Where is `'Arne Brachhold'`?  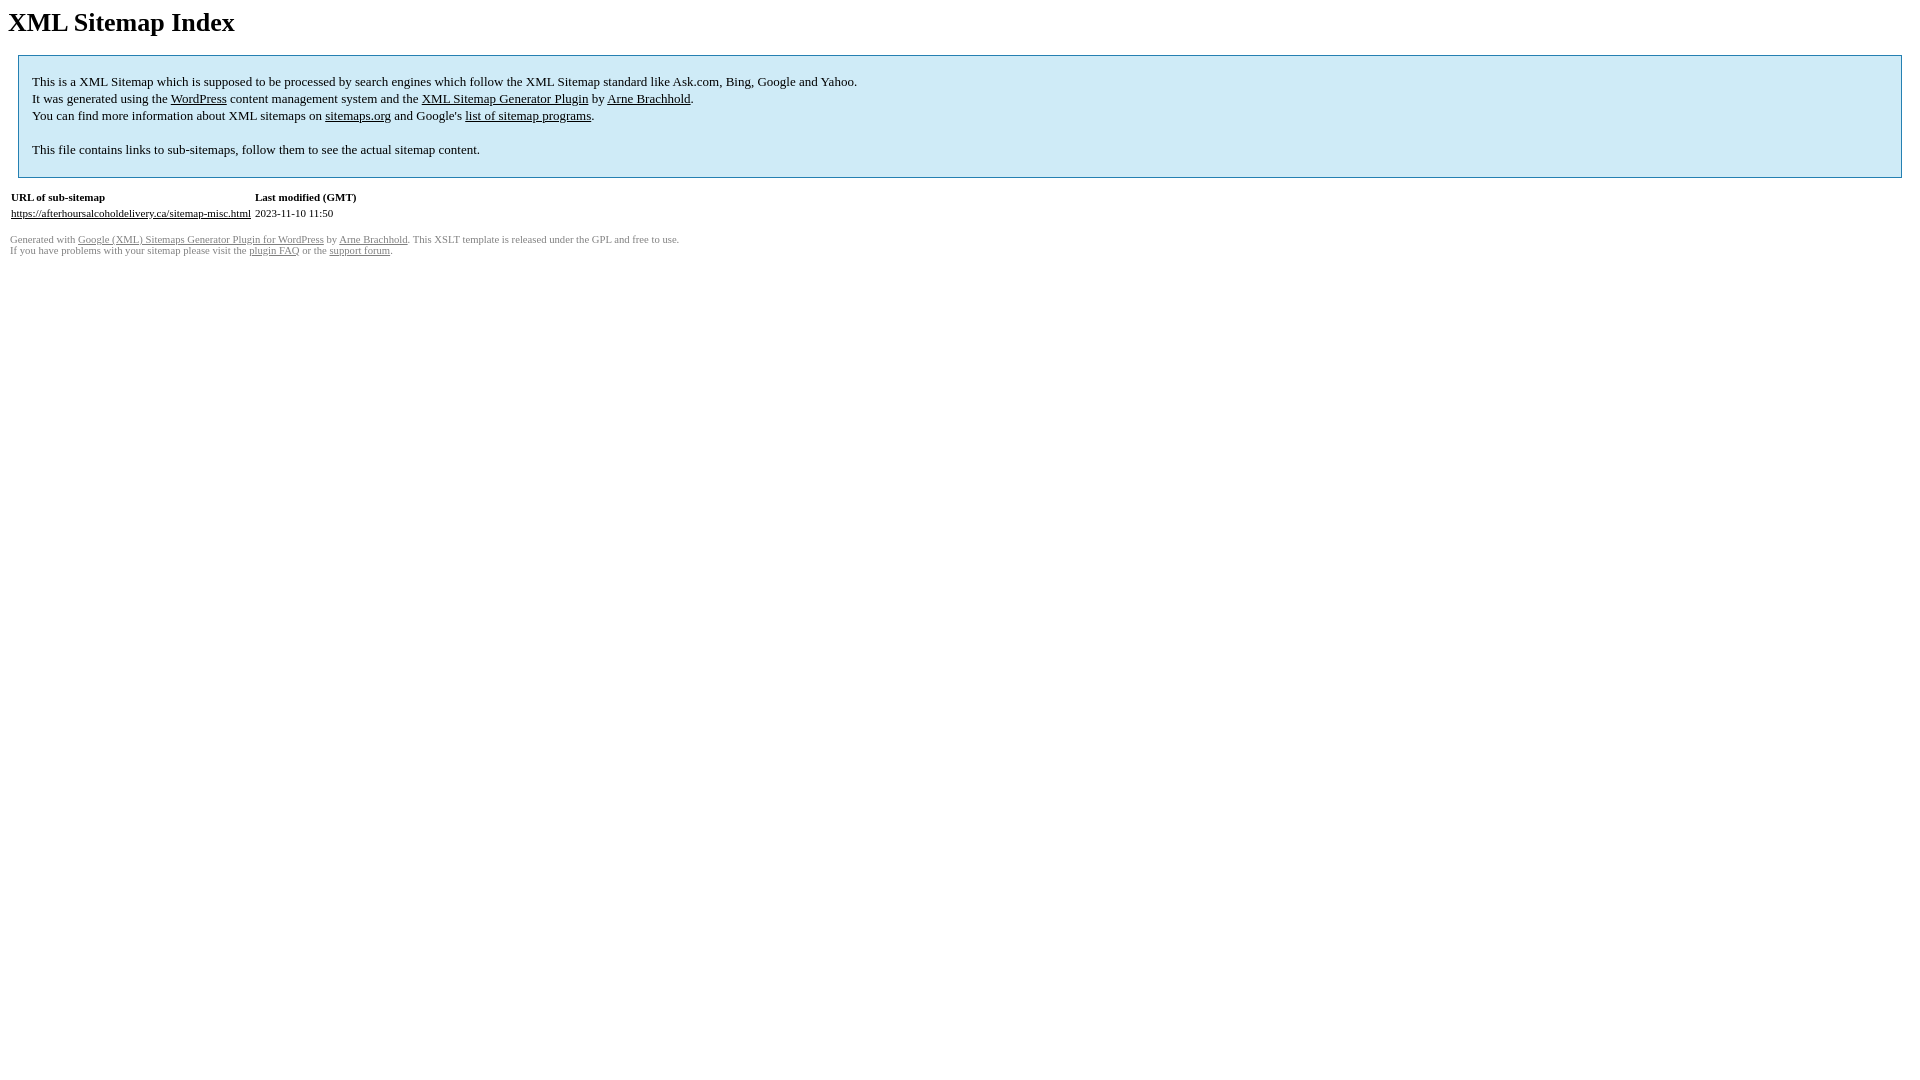 'Arne Brachhold' is located at coordinates (373, 238).